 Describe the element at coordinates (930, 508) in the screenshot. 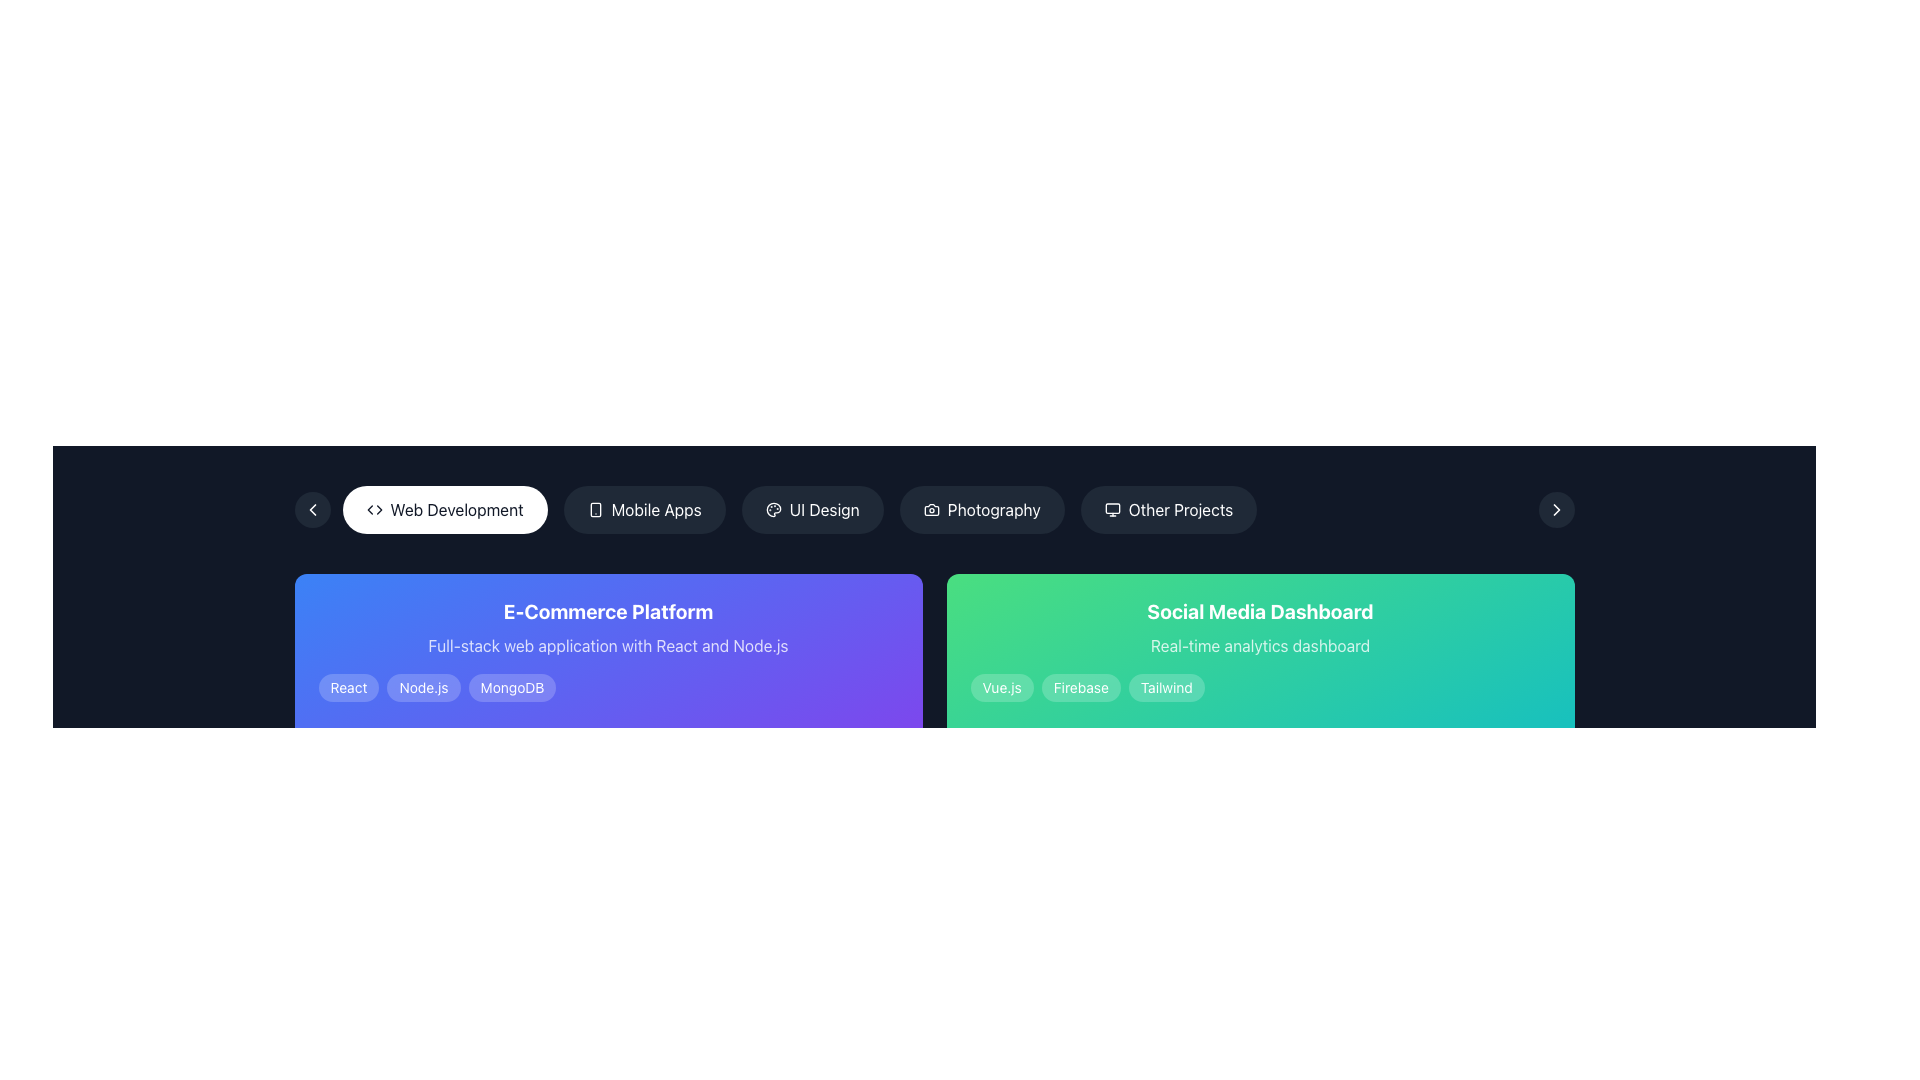

I see `the stylized camera icon located in the navigation section of the interface, which is part of the Photography category` at that location.